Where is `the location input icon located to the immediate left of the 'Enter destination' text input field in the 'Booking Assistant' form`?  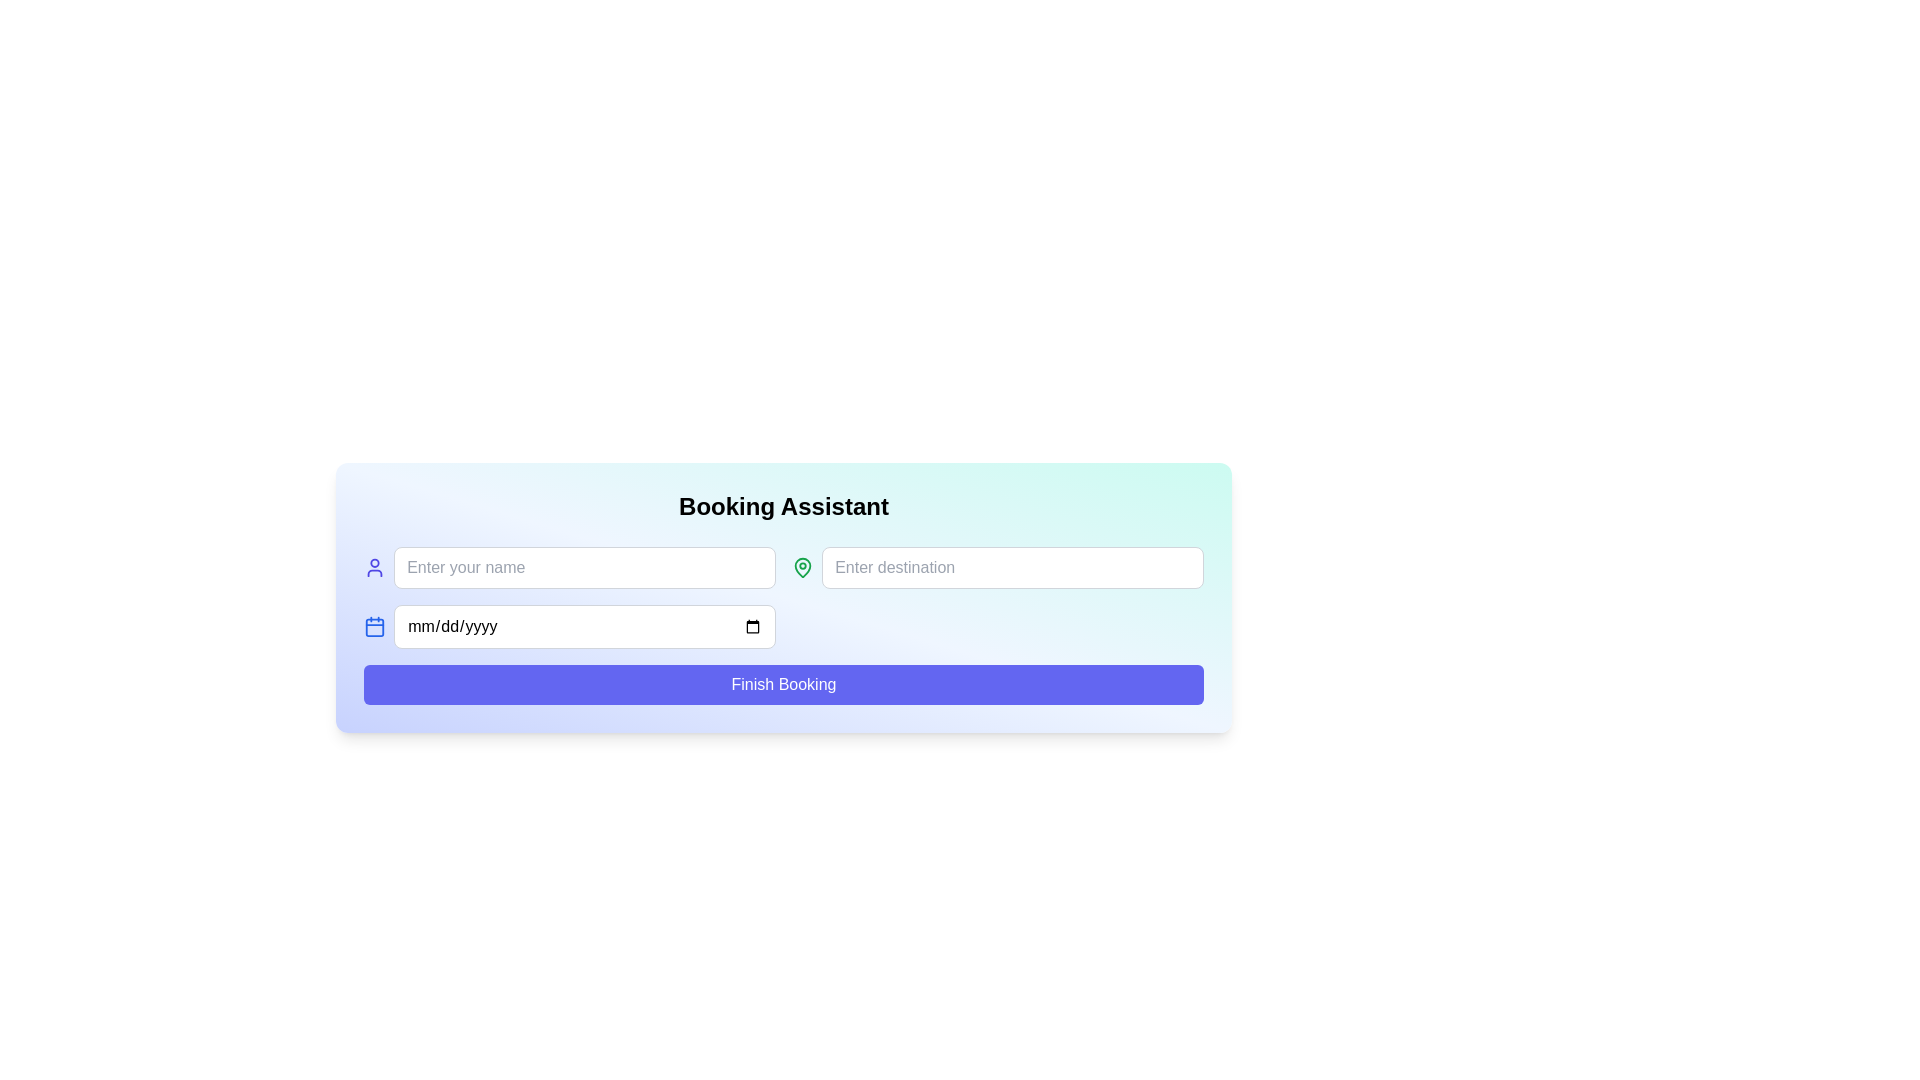
the location input icon located to the immediate left of the 'Enter destination' text input field in the 'Booking Assistant' form is located at coordinates (803, 567).